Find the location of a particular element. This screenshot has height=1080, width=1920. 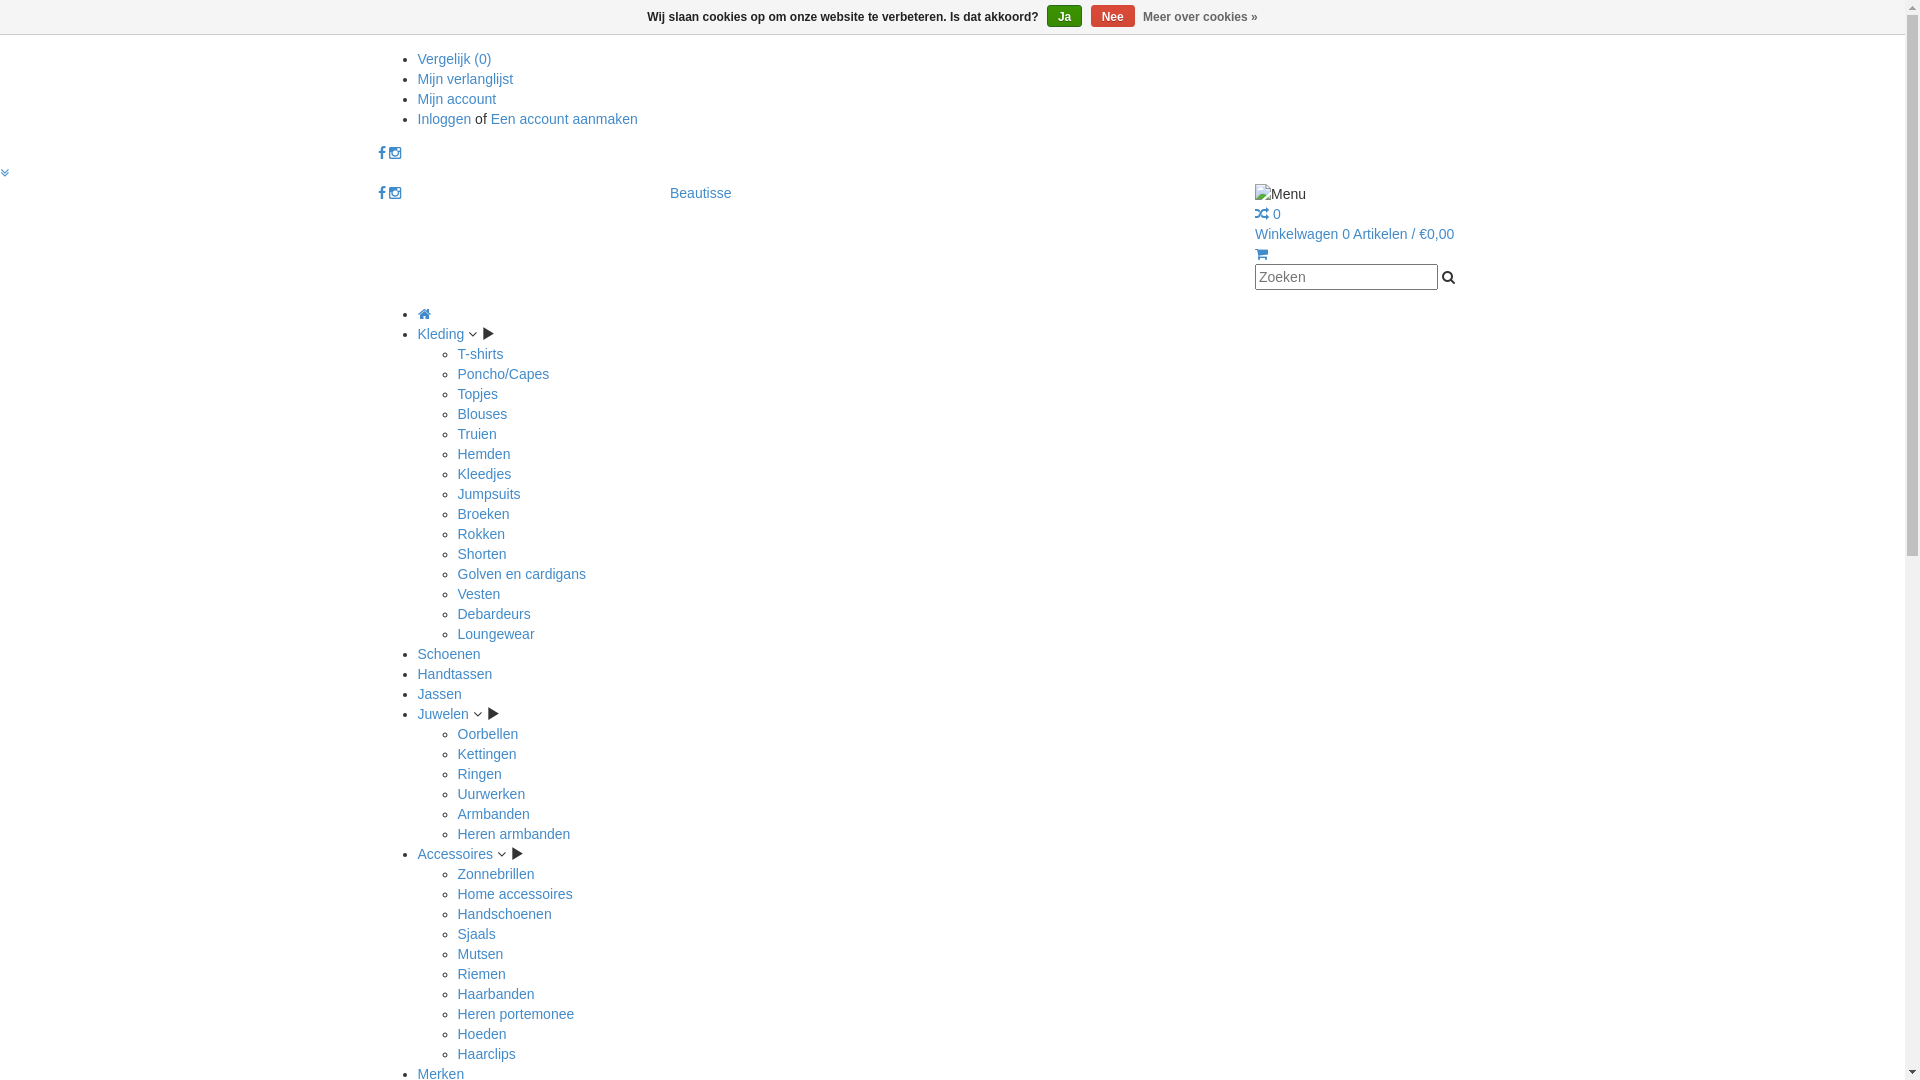

'Accessoires' is located at coordinates (454, 853).